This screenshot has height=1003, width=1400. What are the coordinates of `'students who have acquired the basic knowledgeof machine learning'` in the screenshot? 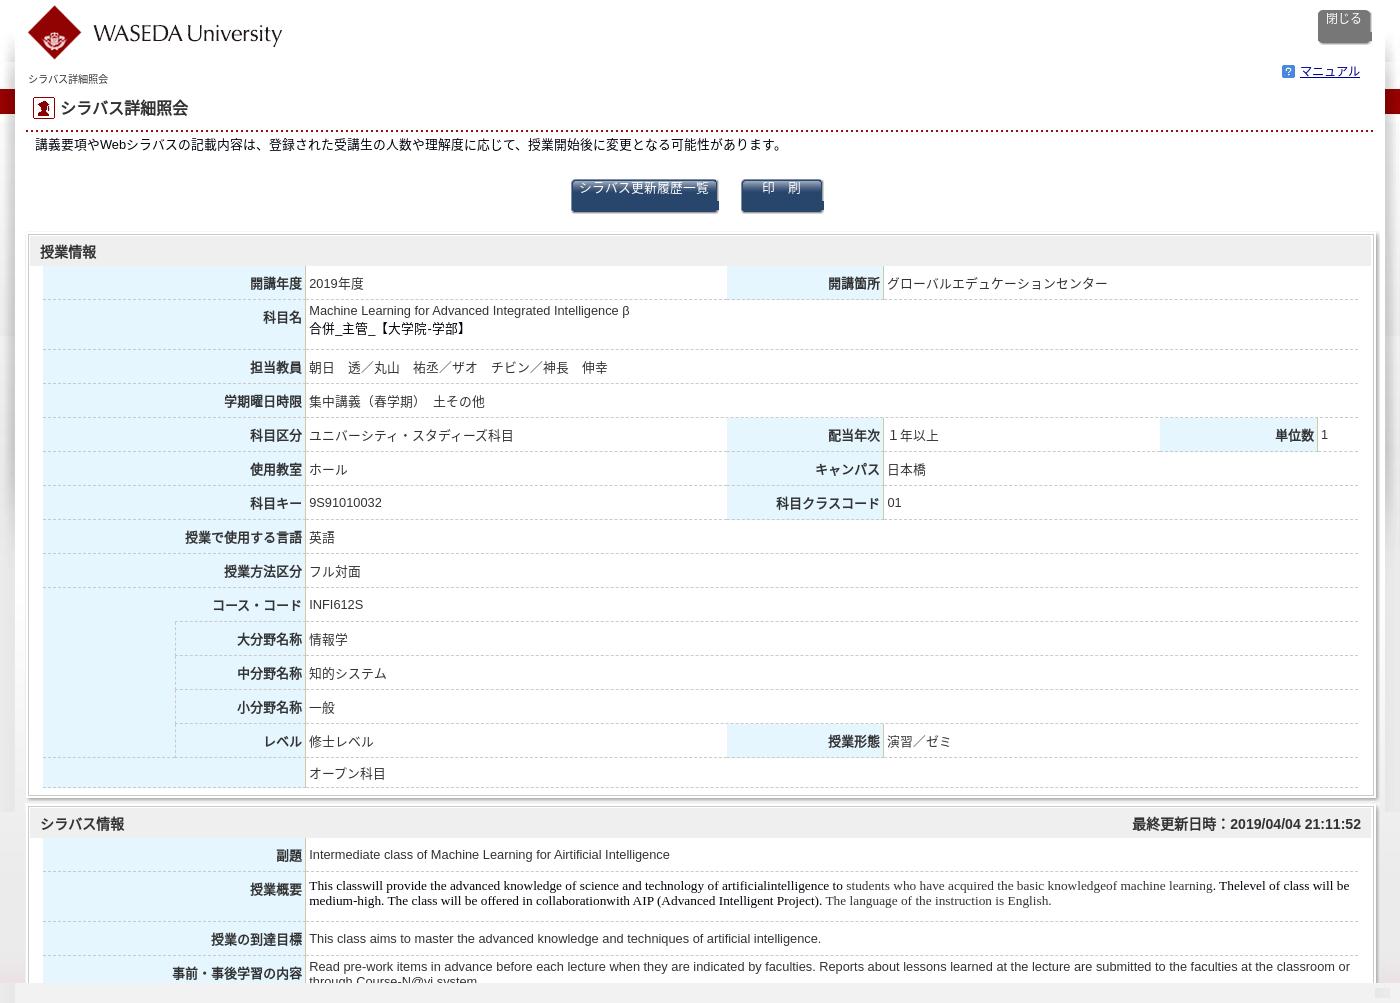 It's located at (1029, 884).